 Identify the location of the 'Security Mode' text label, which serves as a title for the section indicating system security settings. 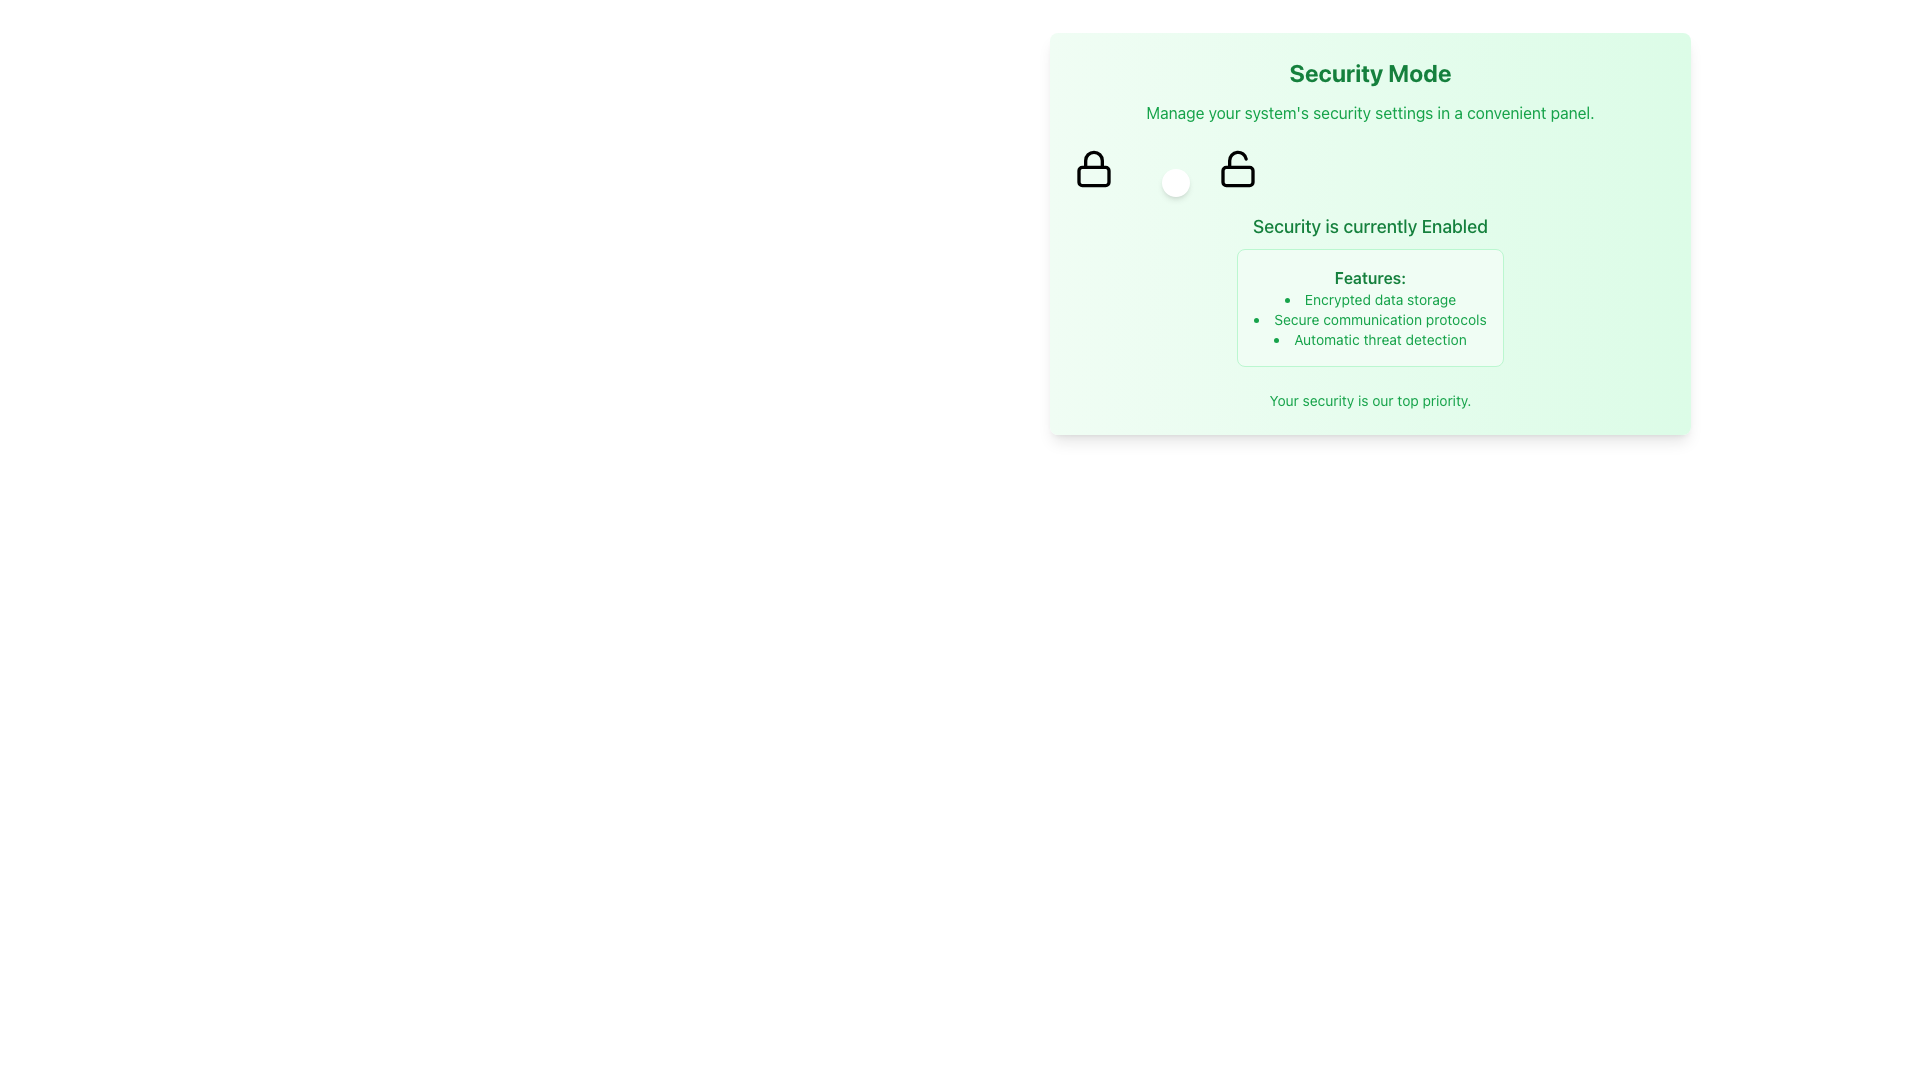
(1369, 72).